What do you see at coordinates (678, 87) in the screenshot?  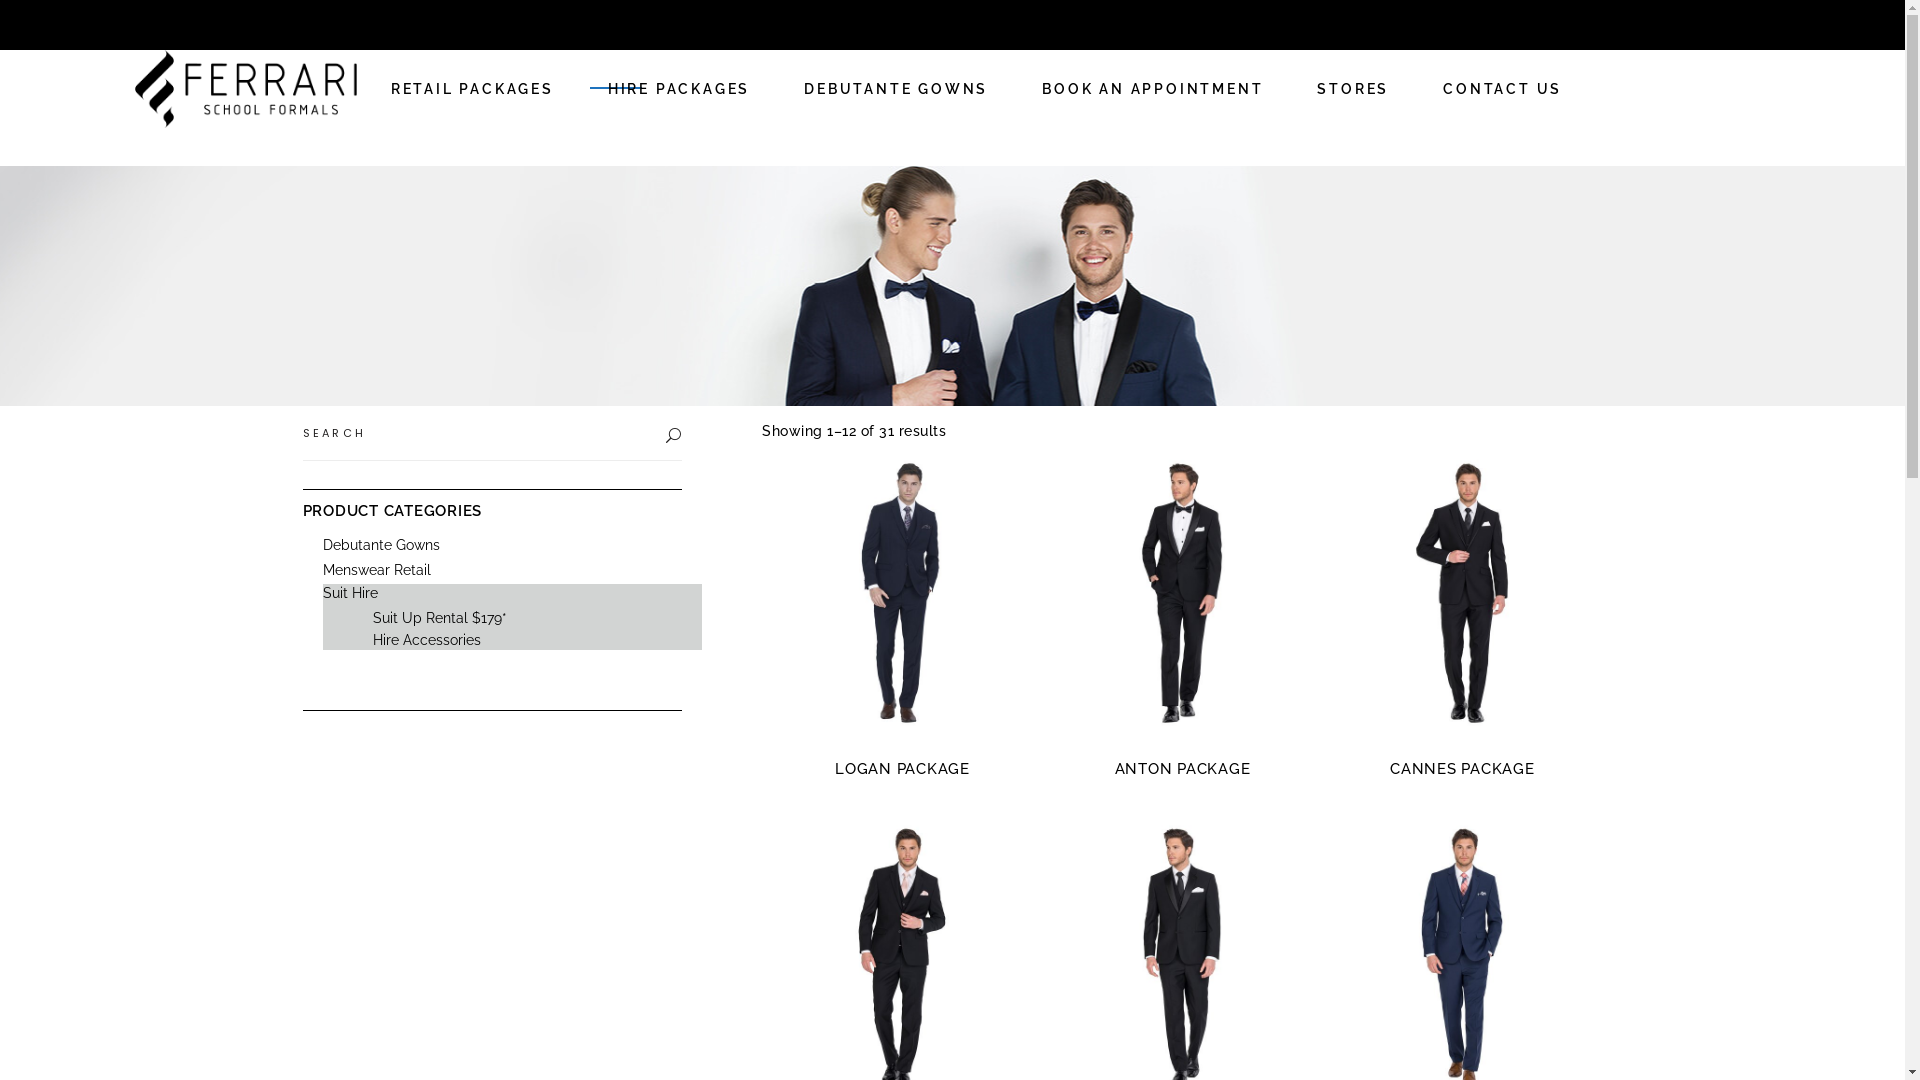 I see `'HIRE PACKAGES'` at bounding box center [678, 87].